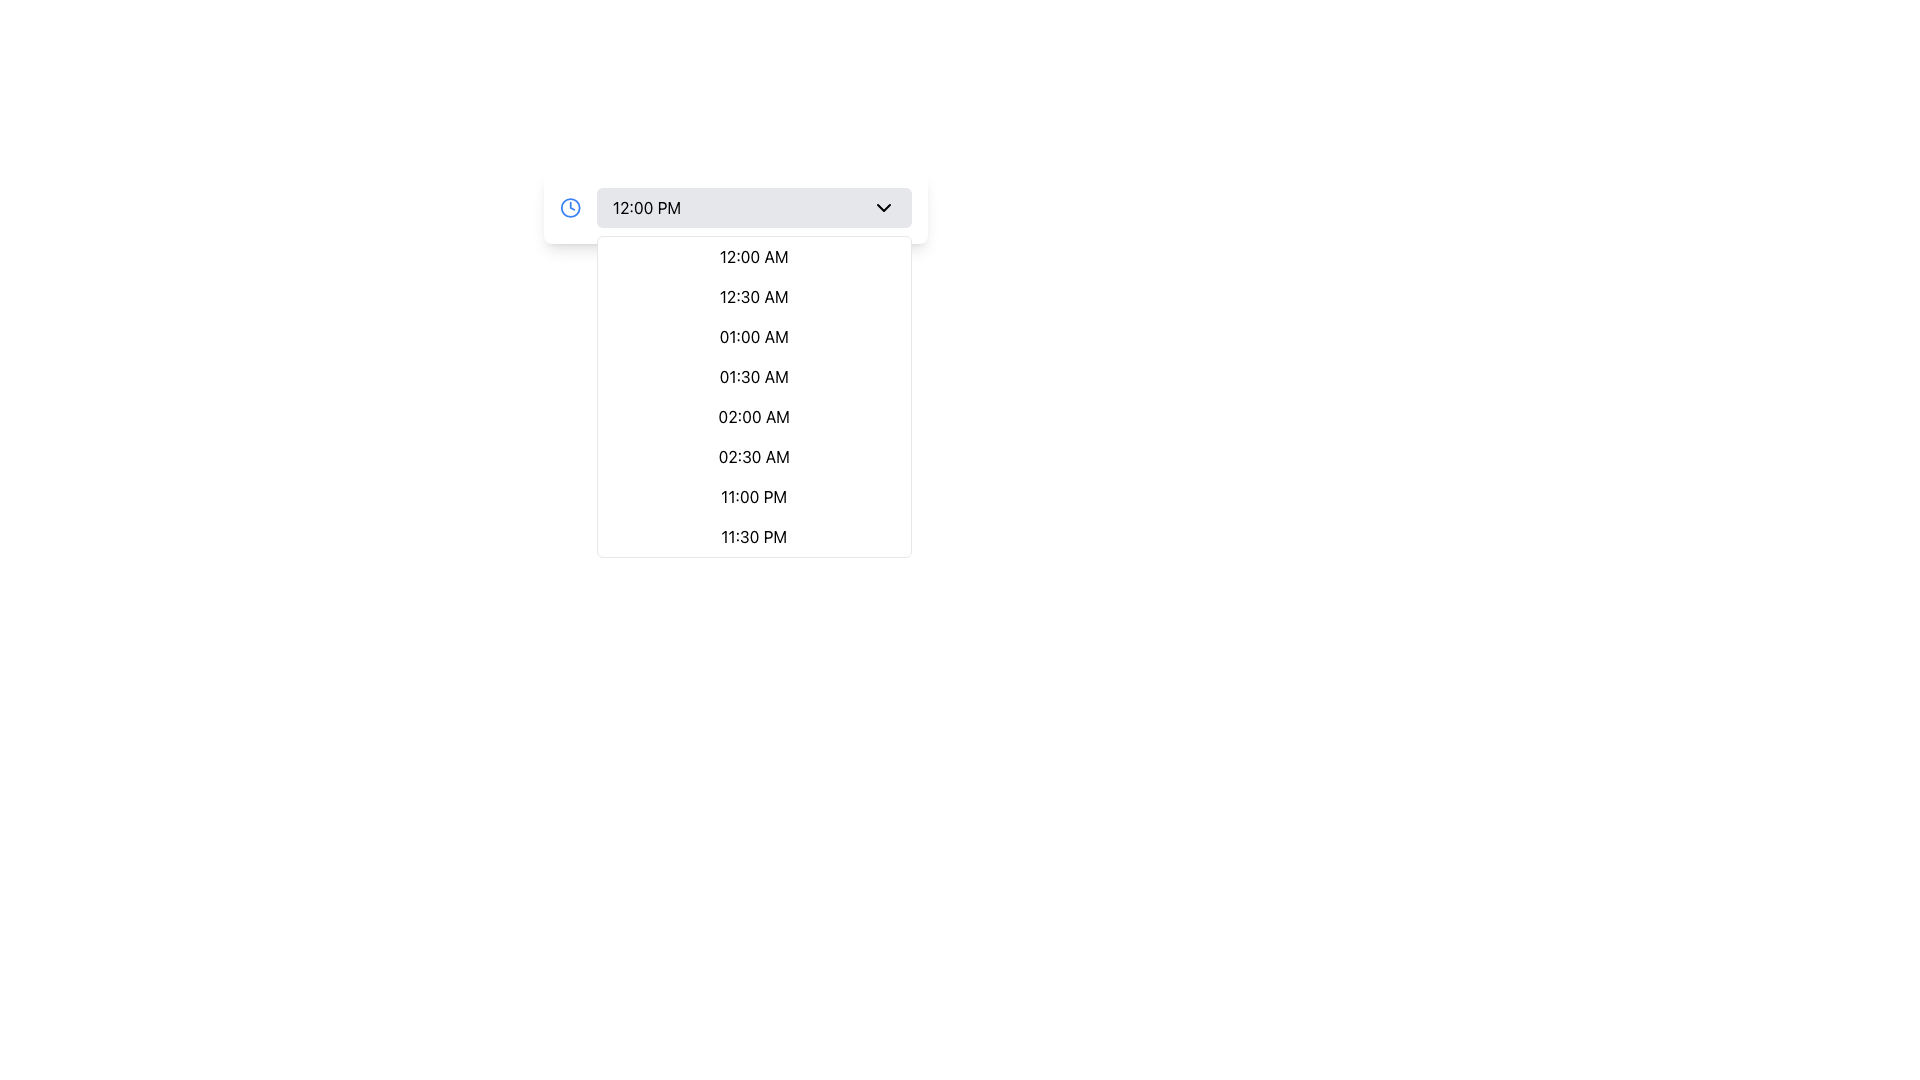 This screenshot has height=1080, width=1920. I want to click on the text item displaying '02:00 AM' in the dropdown list, so click(753, 415).